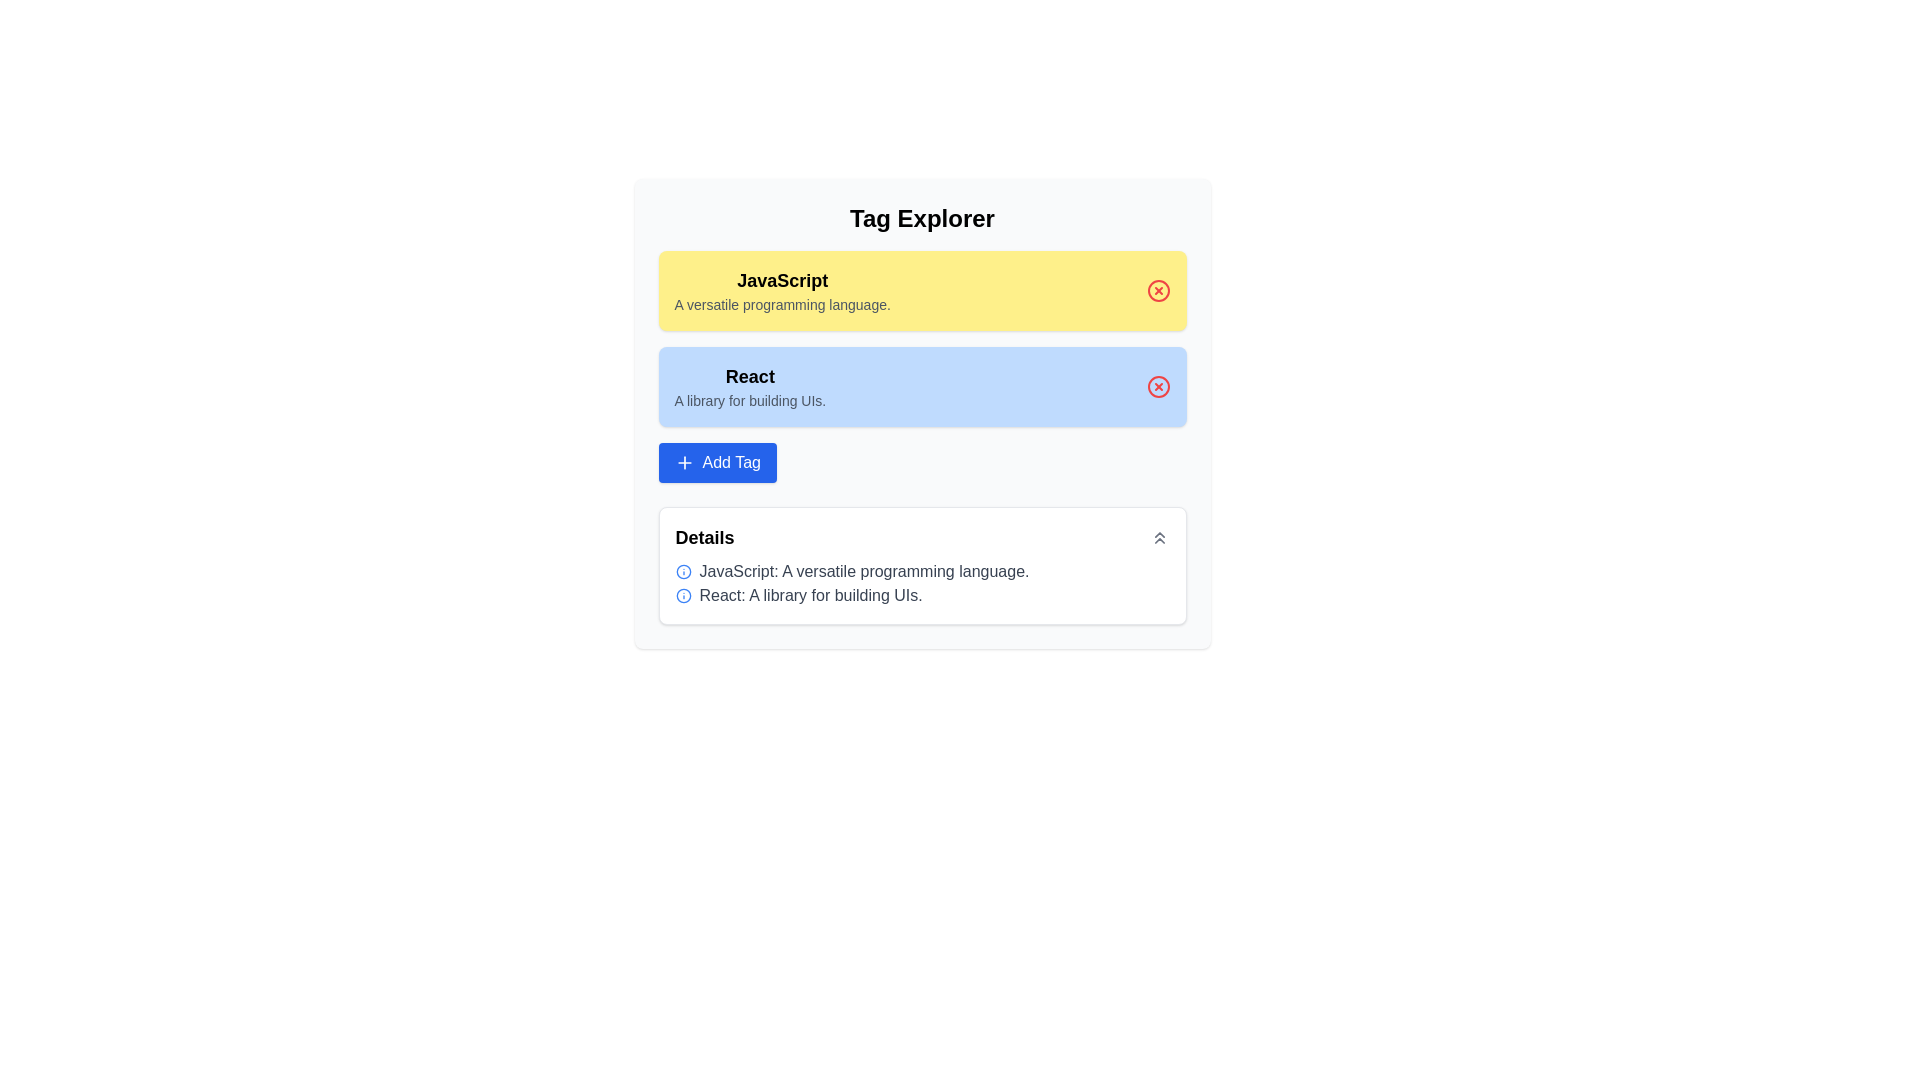 The image size is (1920, 1080). I want to click on first SVG circle component within the 'Details' section of the information icon for debugging purposes, so click(683, 571).